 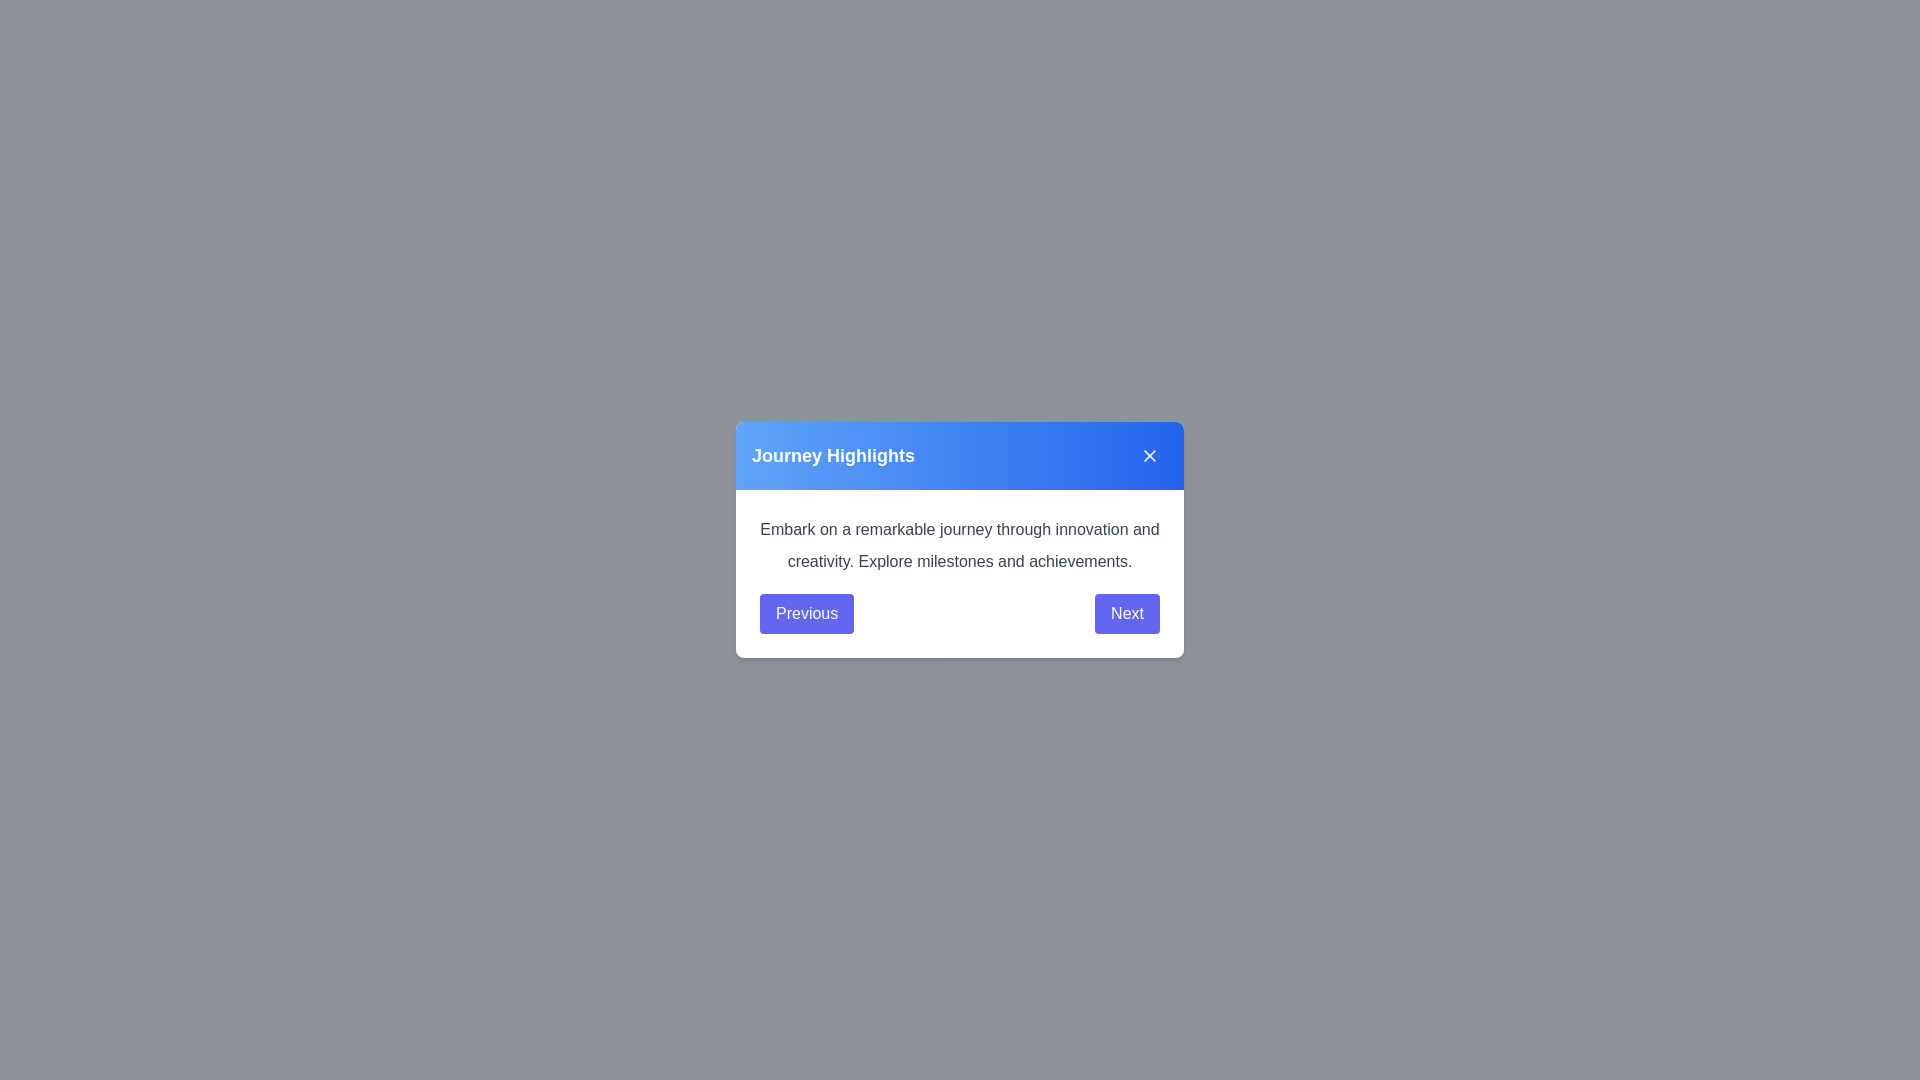 I want to click on the 'Previous' button located at the bottom-left area of the modal dialog box to change its appearance, so click(x=807, y=612).